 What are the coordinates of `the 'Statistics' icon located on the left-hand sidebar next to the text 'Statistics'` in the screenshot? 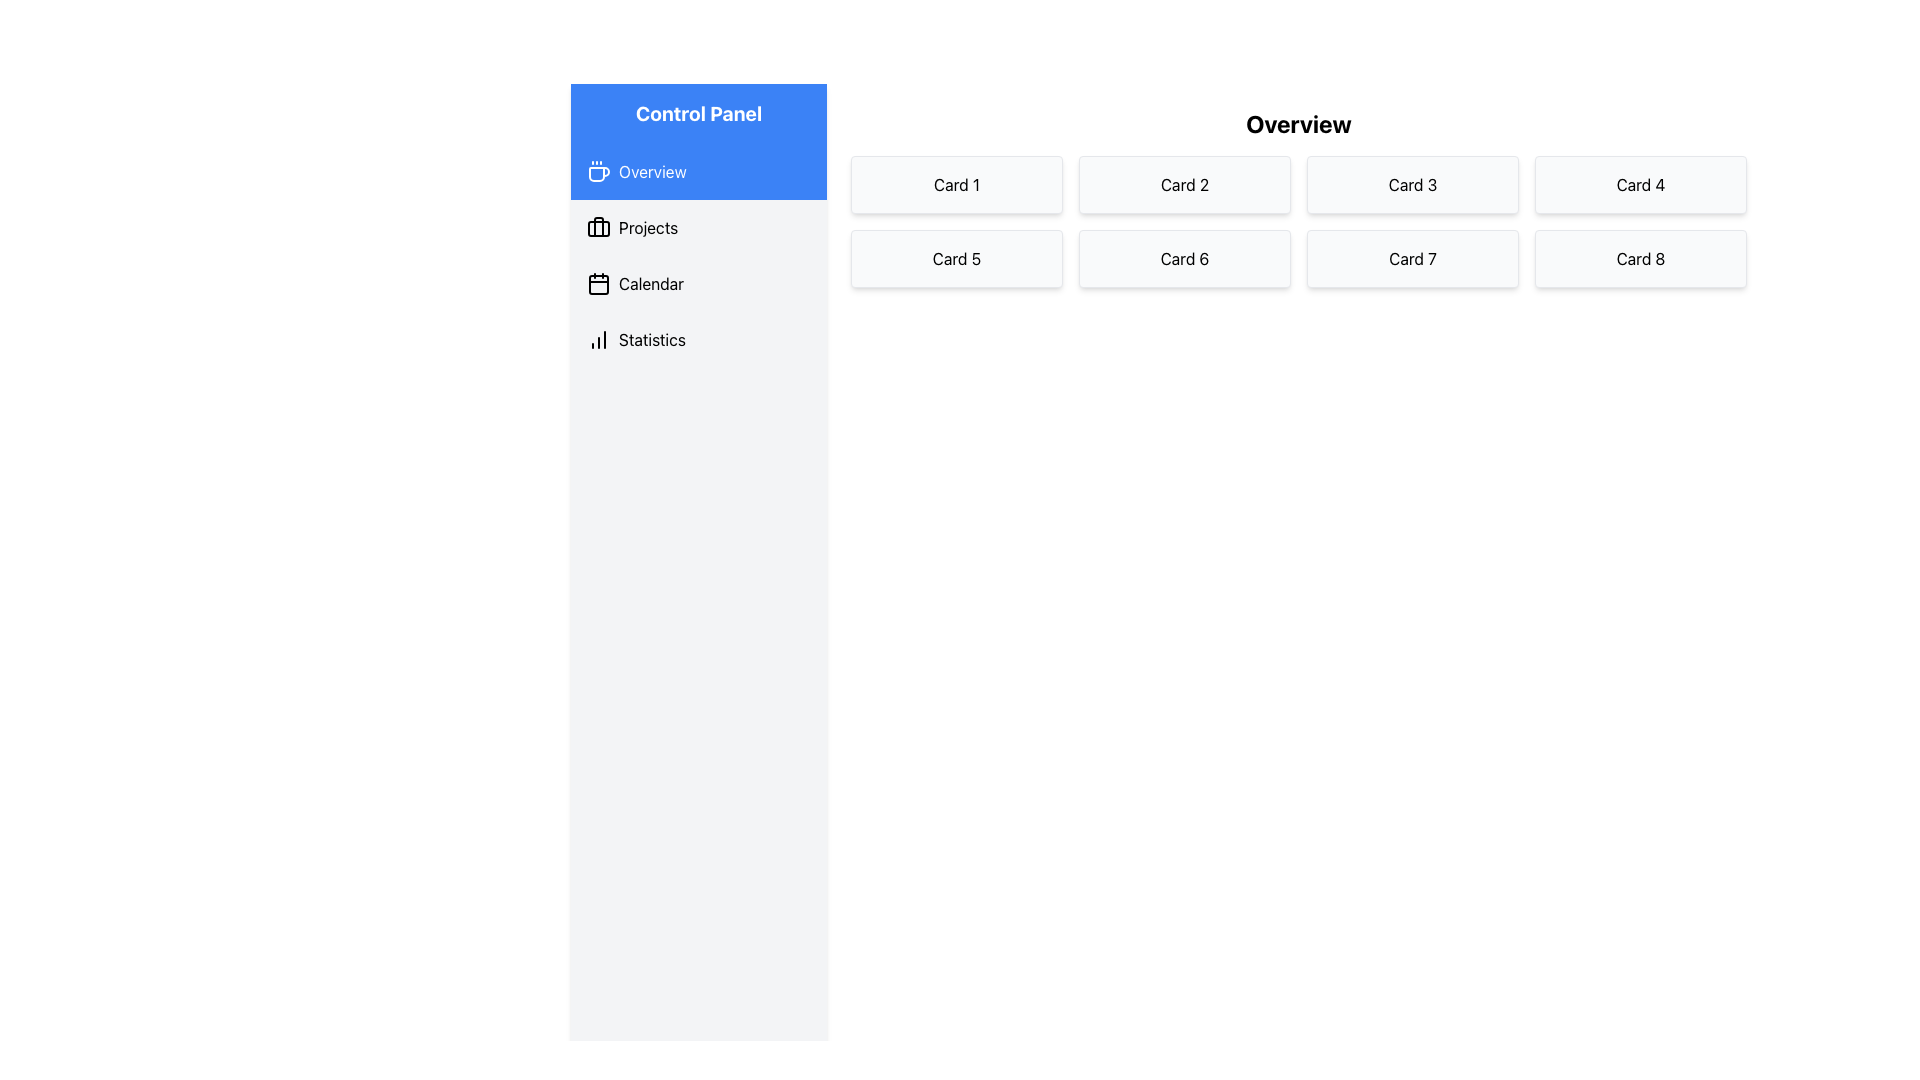 It's located at (598, 338).